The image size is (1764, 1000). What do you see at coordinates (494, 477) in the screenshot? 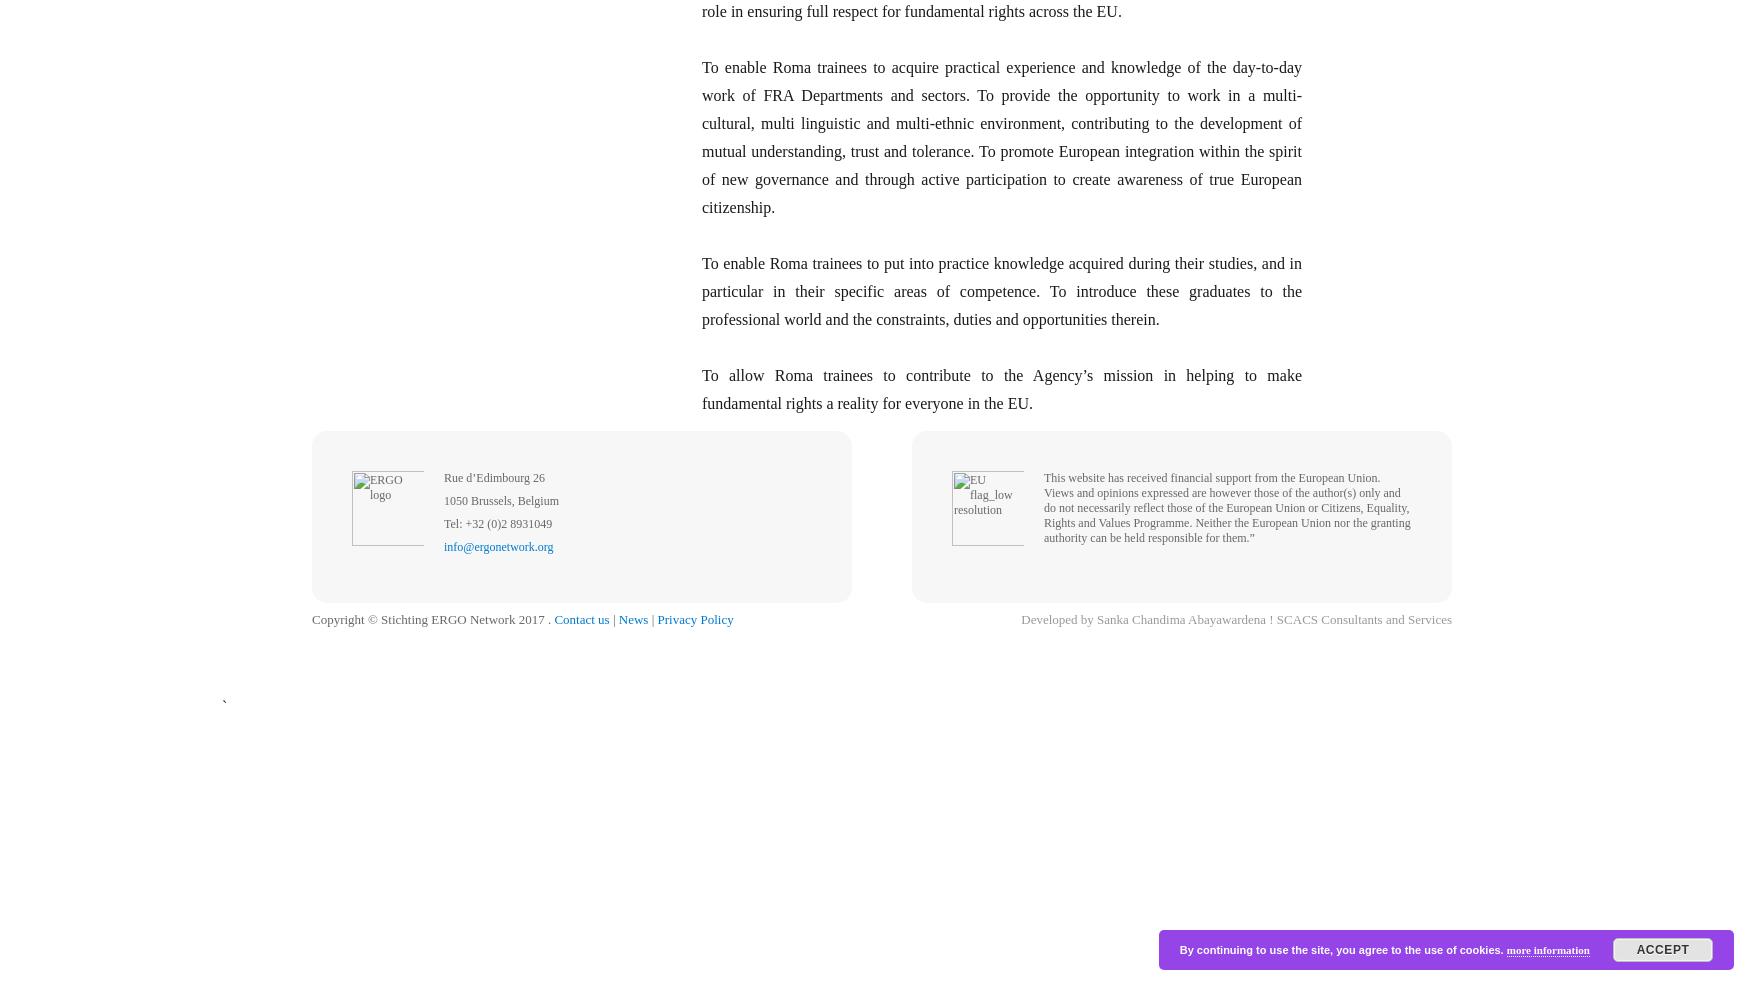
I see `'Rue d’Edimbourg 26'` at bounding box center [494, 477].